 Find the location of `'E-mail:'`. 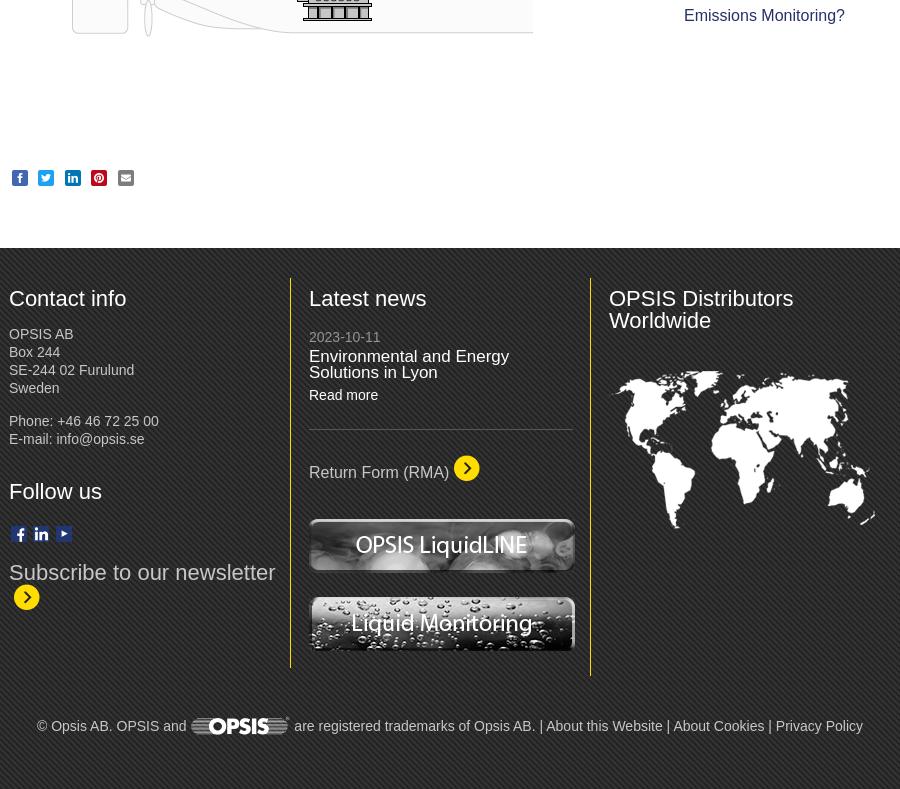

'E-mail:' is located at coordinates (31, 437).